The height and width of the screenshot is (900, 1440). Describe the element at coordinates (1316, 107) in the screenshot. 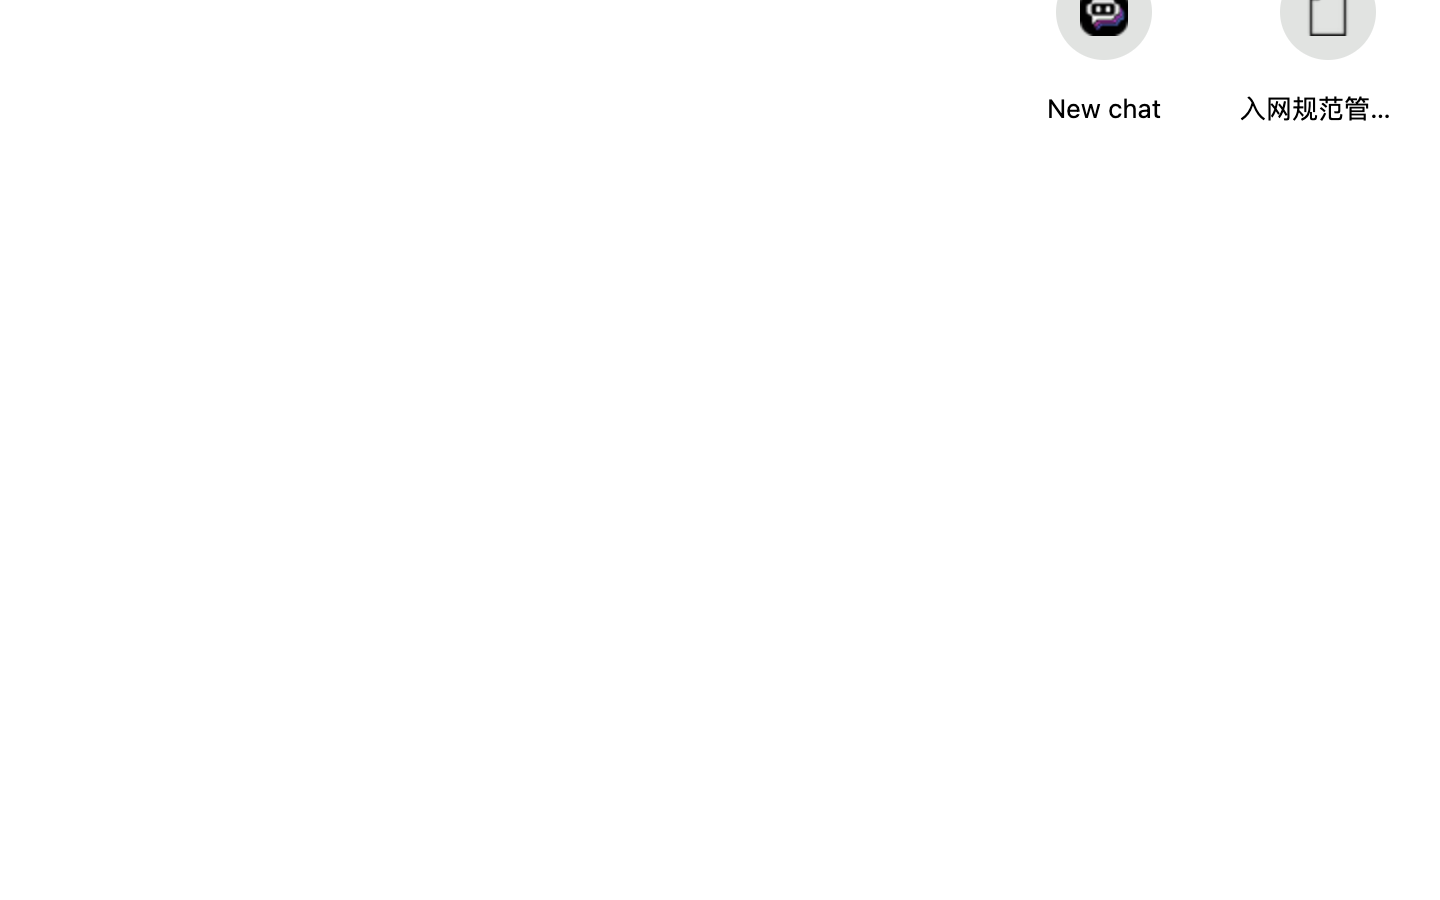

I see `'入网规范管理平台'` at that location.